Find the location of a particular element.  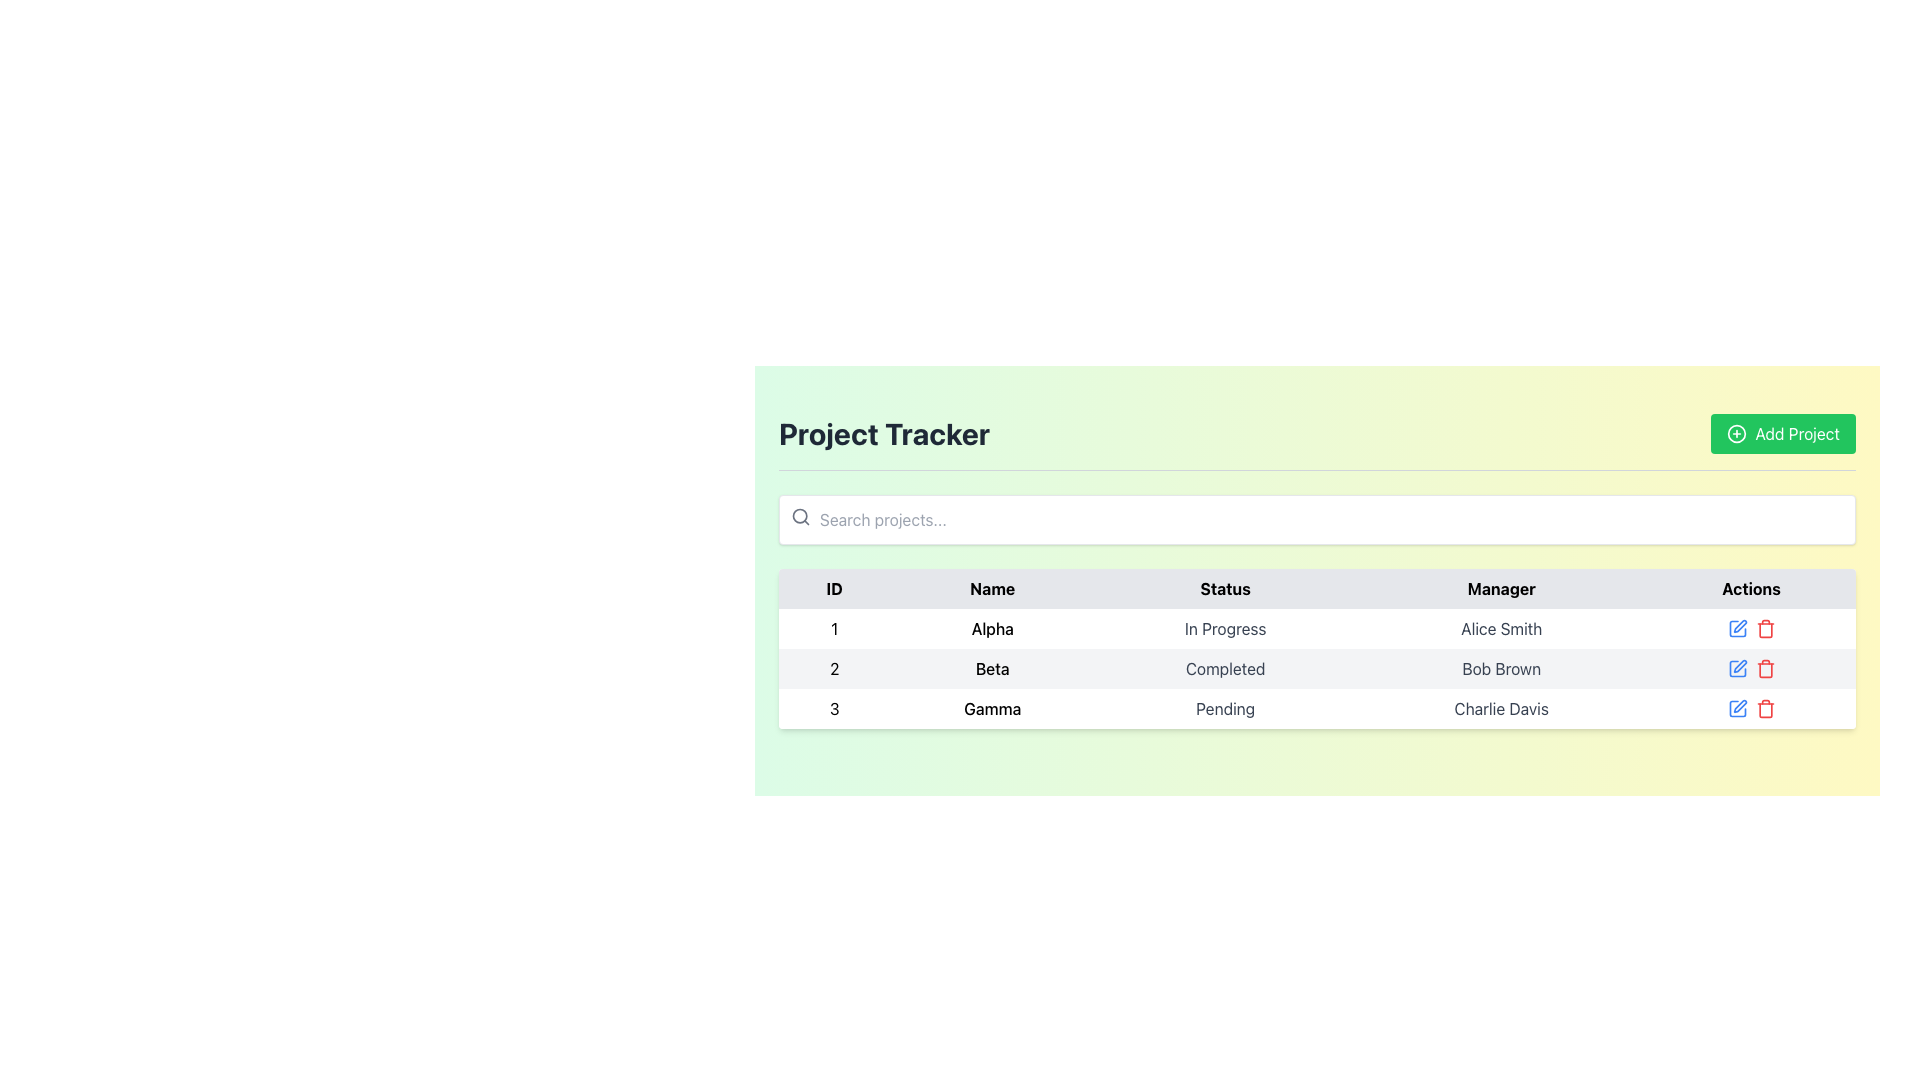

the Text Display element that shows the identifier number for the entry in the second row of the table under the 'ID' column is located at coordinates (834, 668).